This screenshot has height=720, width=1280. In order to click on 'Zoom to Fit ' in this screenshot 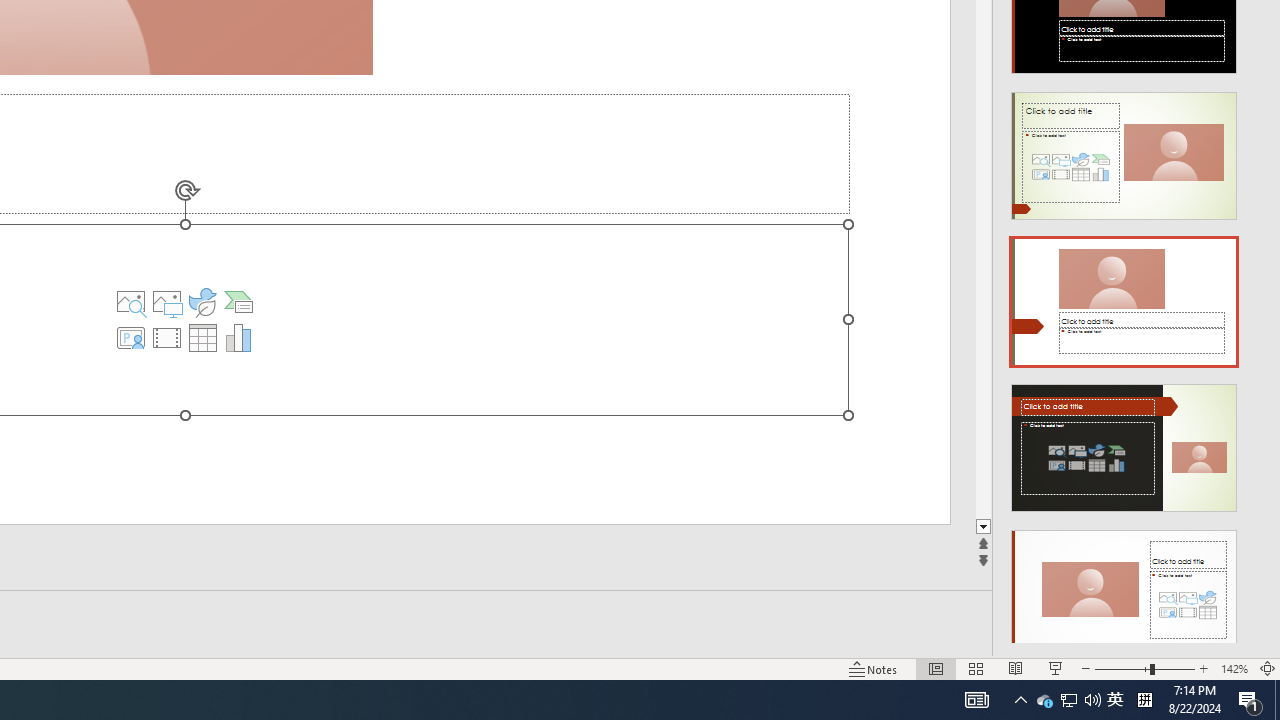, I will do `click(1266, 669)`.